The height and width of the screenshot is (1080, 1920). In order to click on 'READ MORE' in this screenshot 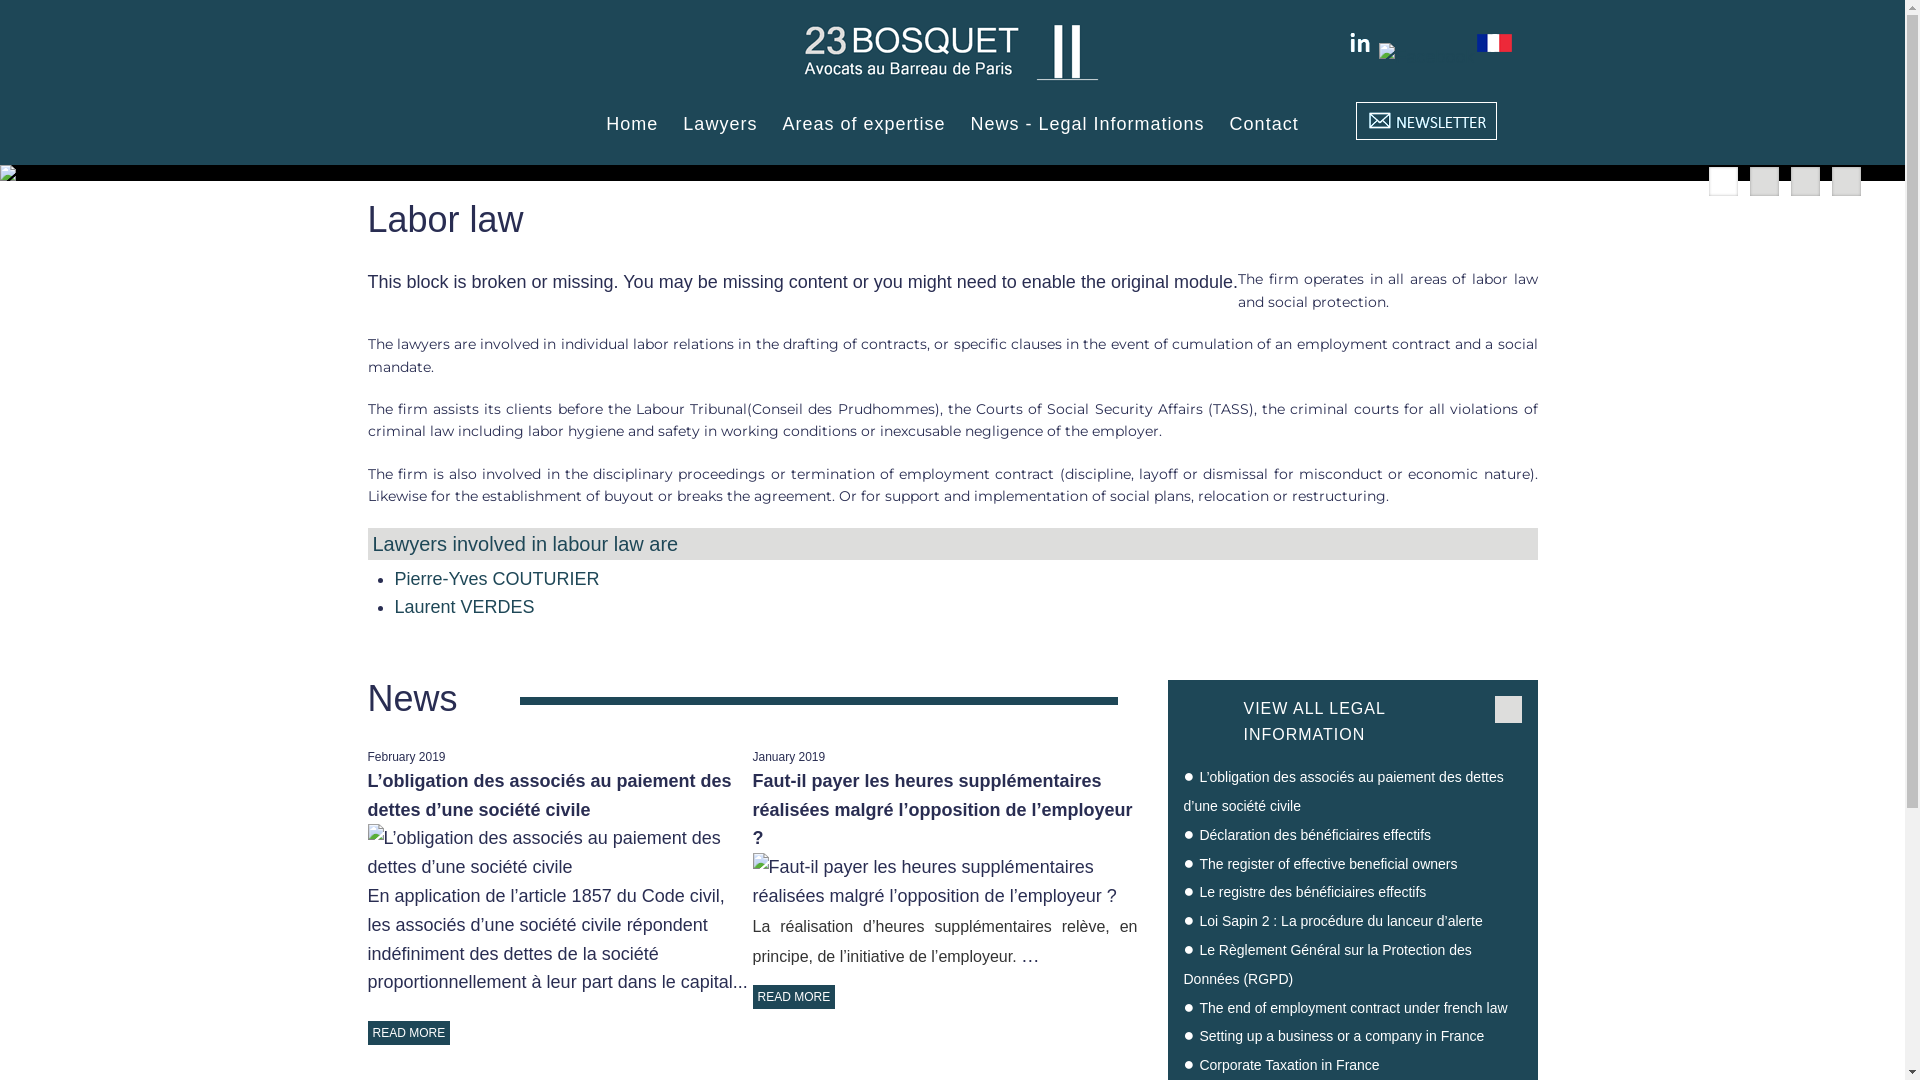, I will do `click(408, 1033)`.